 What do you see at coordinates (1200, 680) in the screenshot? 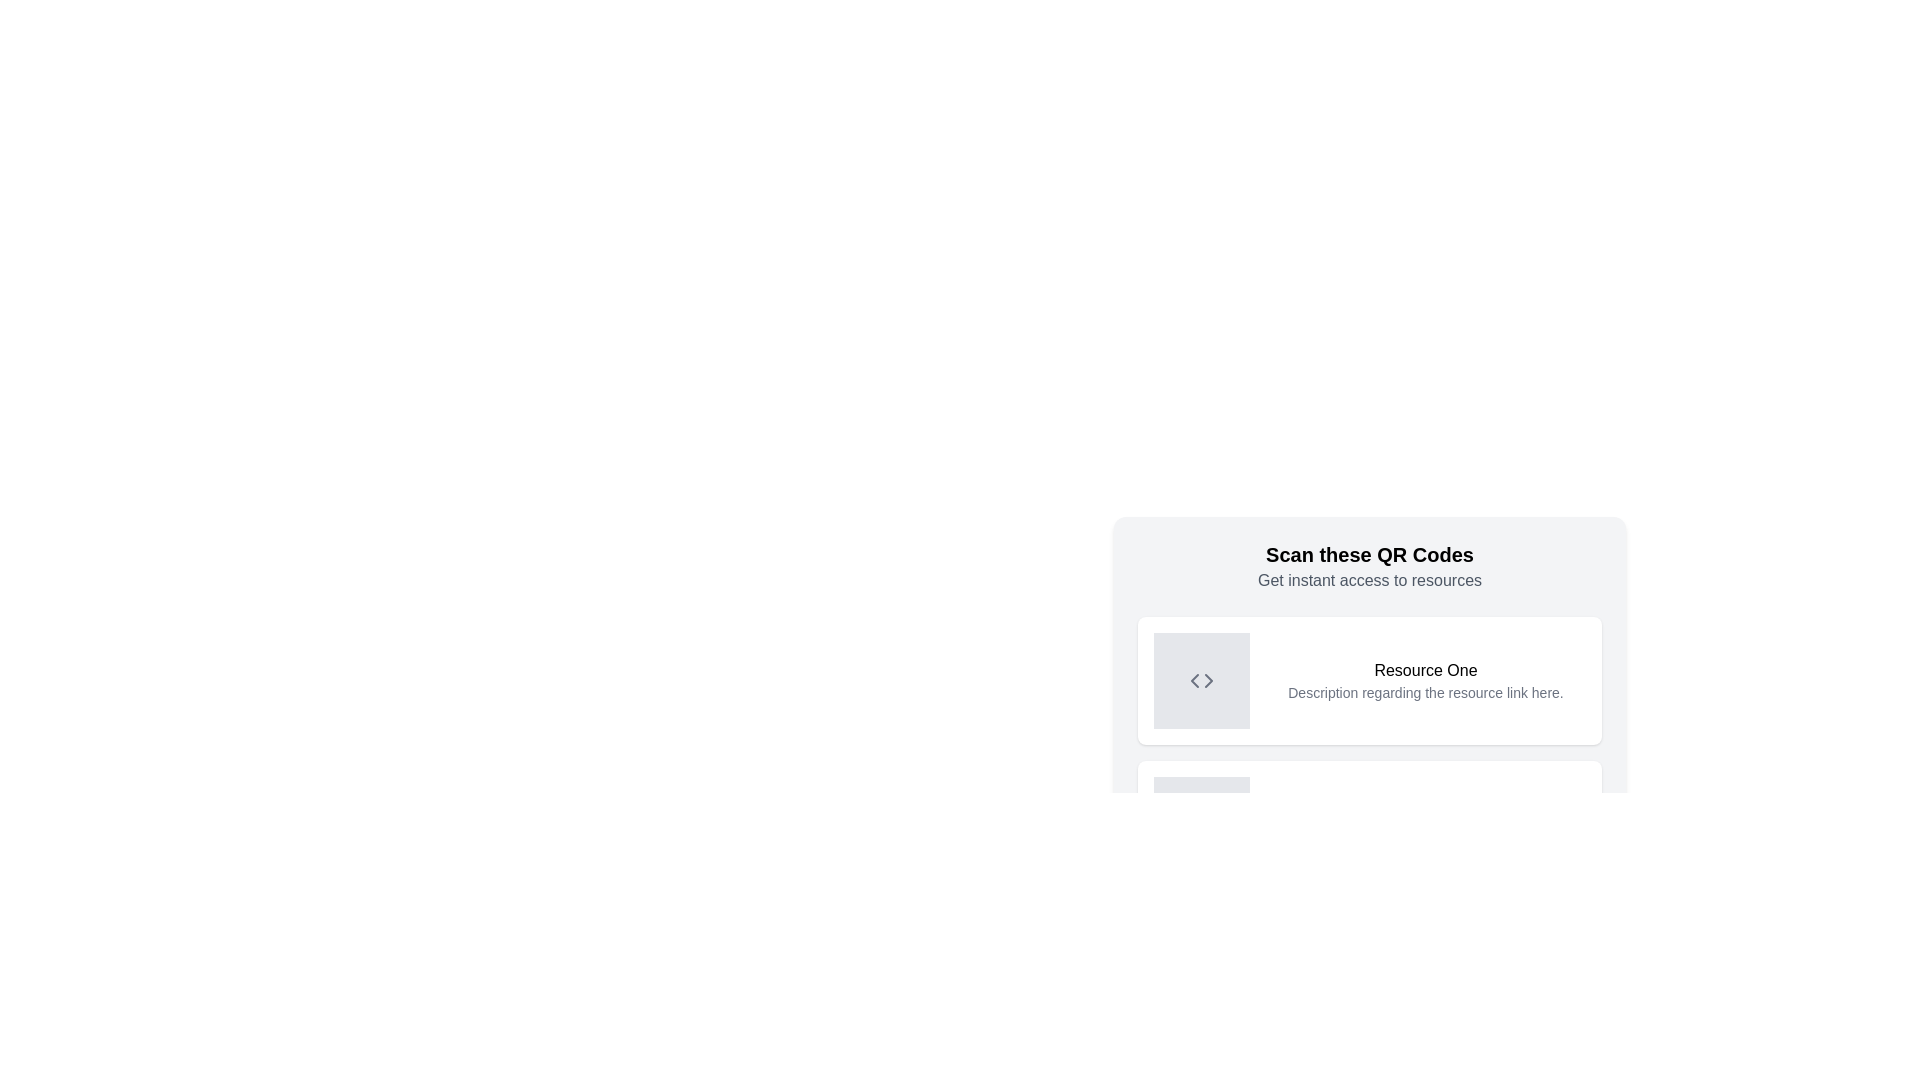
I see `the Decorative icon within the content card that has a light gray background and features a centered icon resembling an opening and closing angle bracket pair, located near the left edge of the card titled 'Resource One'` at bounding box center [1200, 680].